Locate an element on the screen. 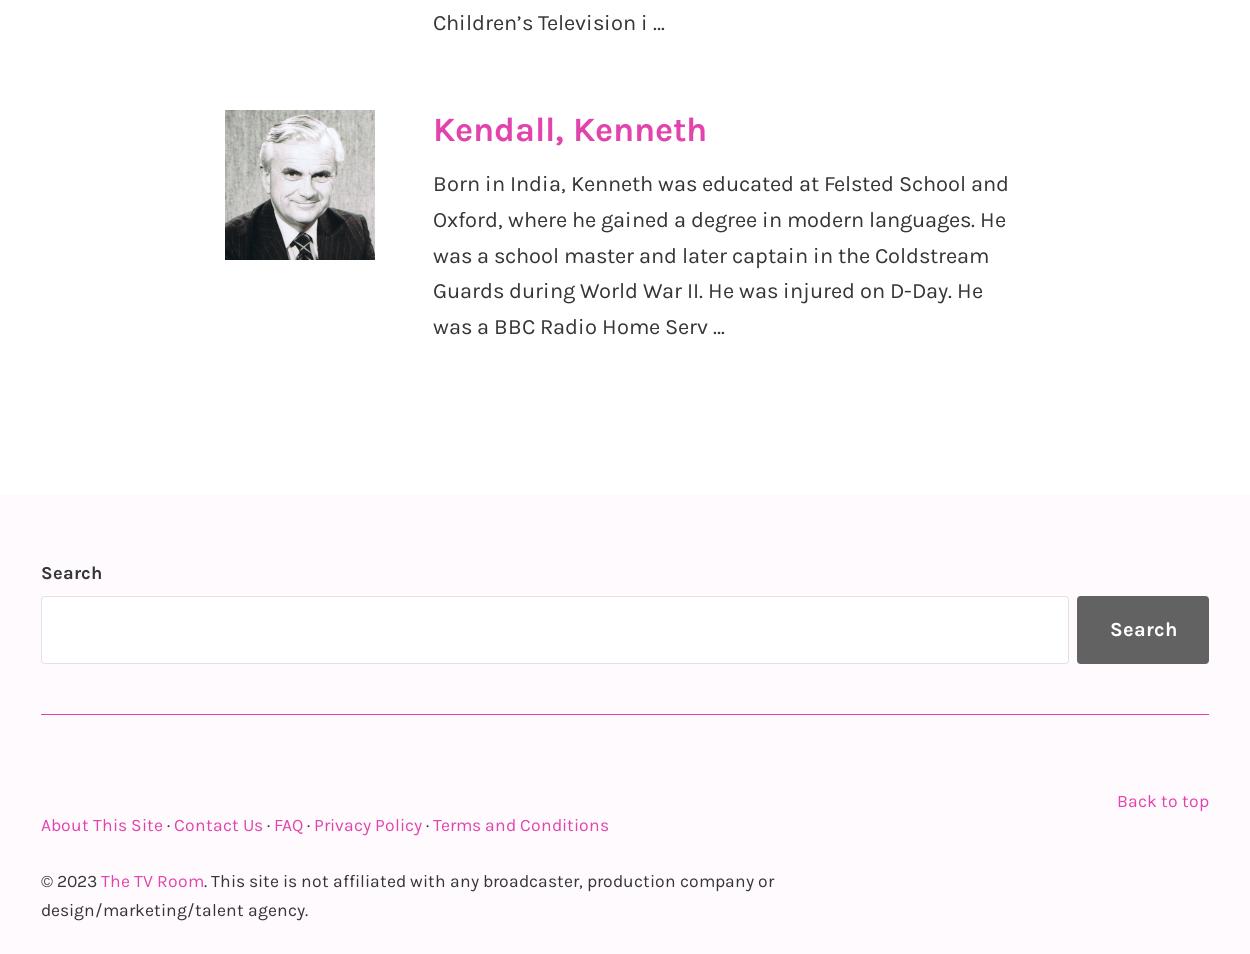 This screenshot has height=954, width=1250. 'Born in India, Kenneth was educated at Felsted School and Oxford, where he gained a degree in modern languages. He was a school master and later captain in the Coldstream Guards during World War II. He was injured on D-Day. He was a BBC Radio Home Serv …' is located at coordinates (720, 255).